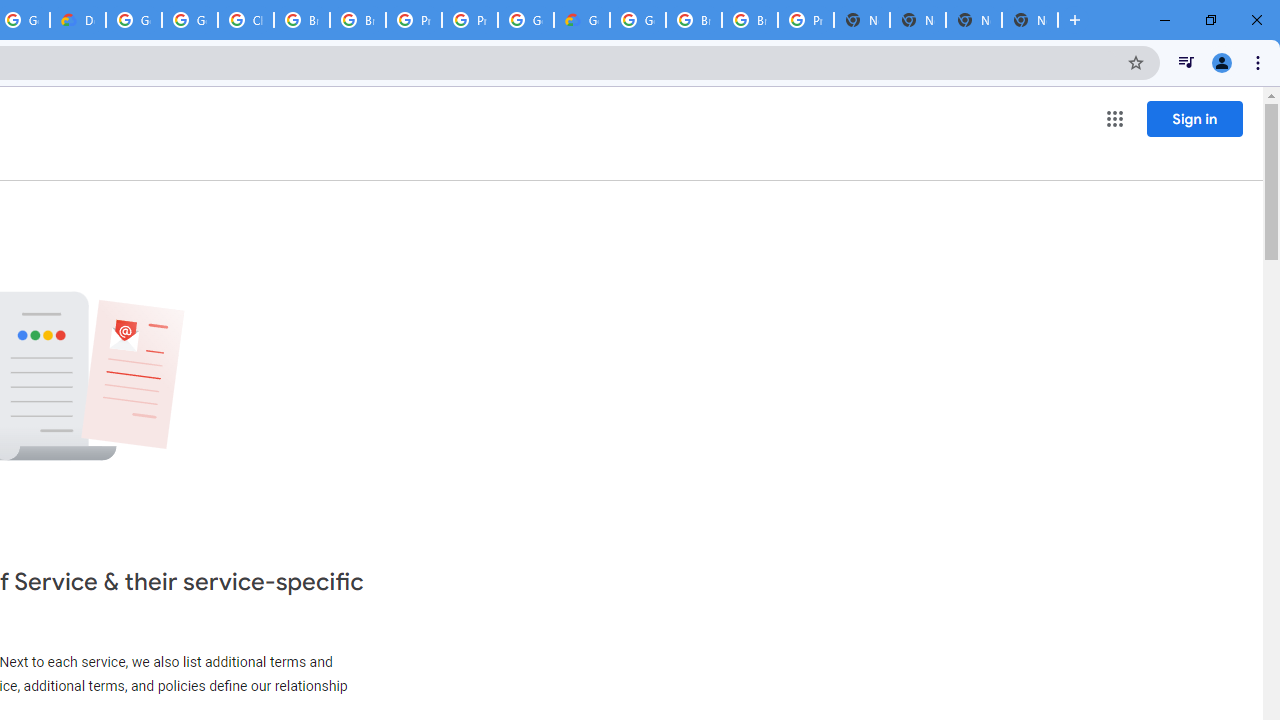  I want to click on 'New Tab', so click(974, 20).